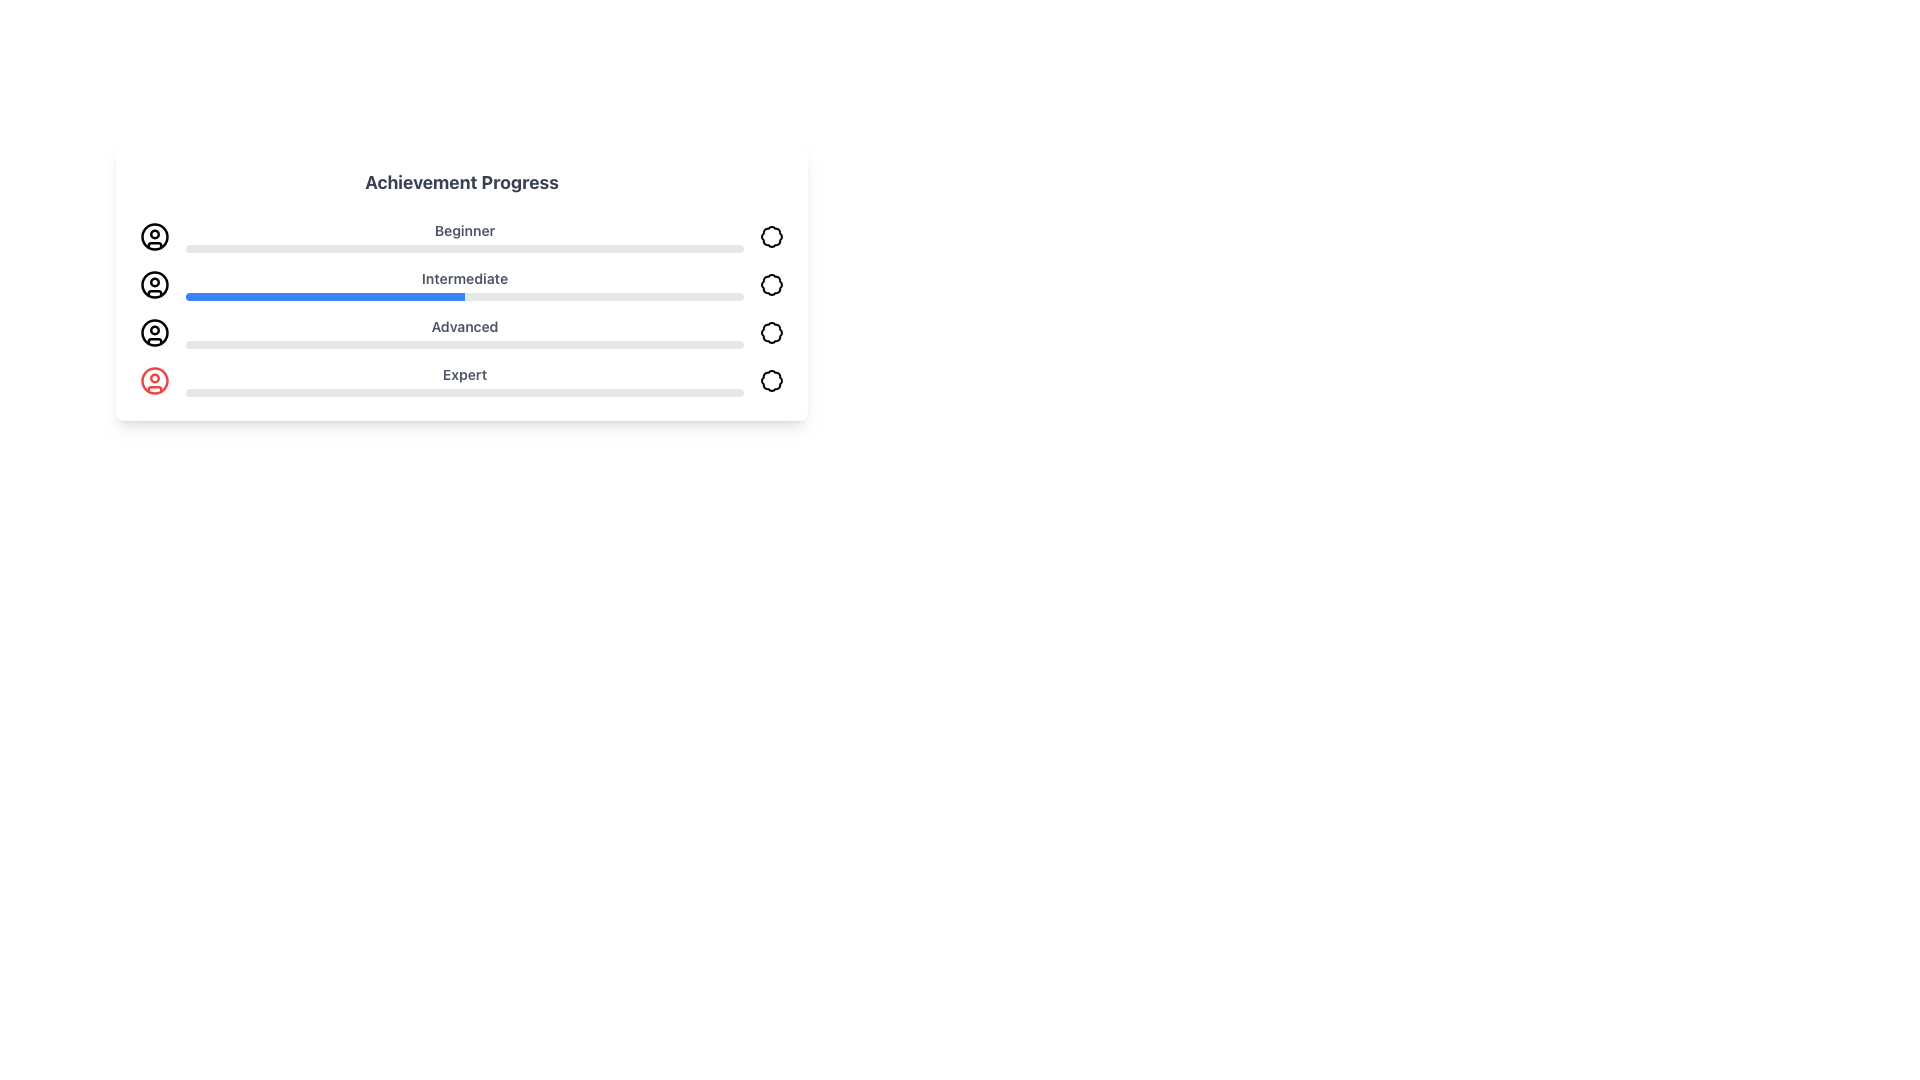  I want to click on the 'Intermediate' progress indicator, which is a blue horizontal bar indicating 50% completion, located between the 'Beginner' and 'Advanced' progress bars, so click(460, 285).